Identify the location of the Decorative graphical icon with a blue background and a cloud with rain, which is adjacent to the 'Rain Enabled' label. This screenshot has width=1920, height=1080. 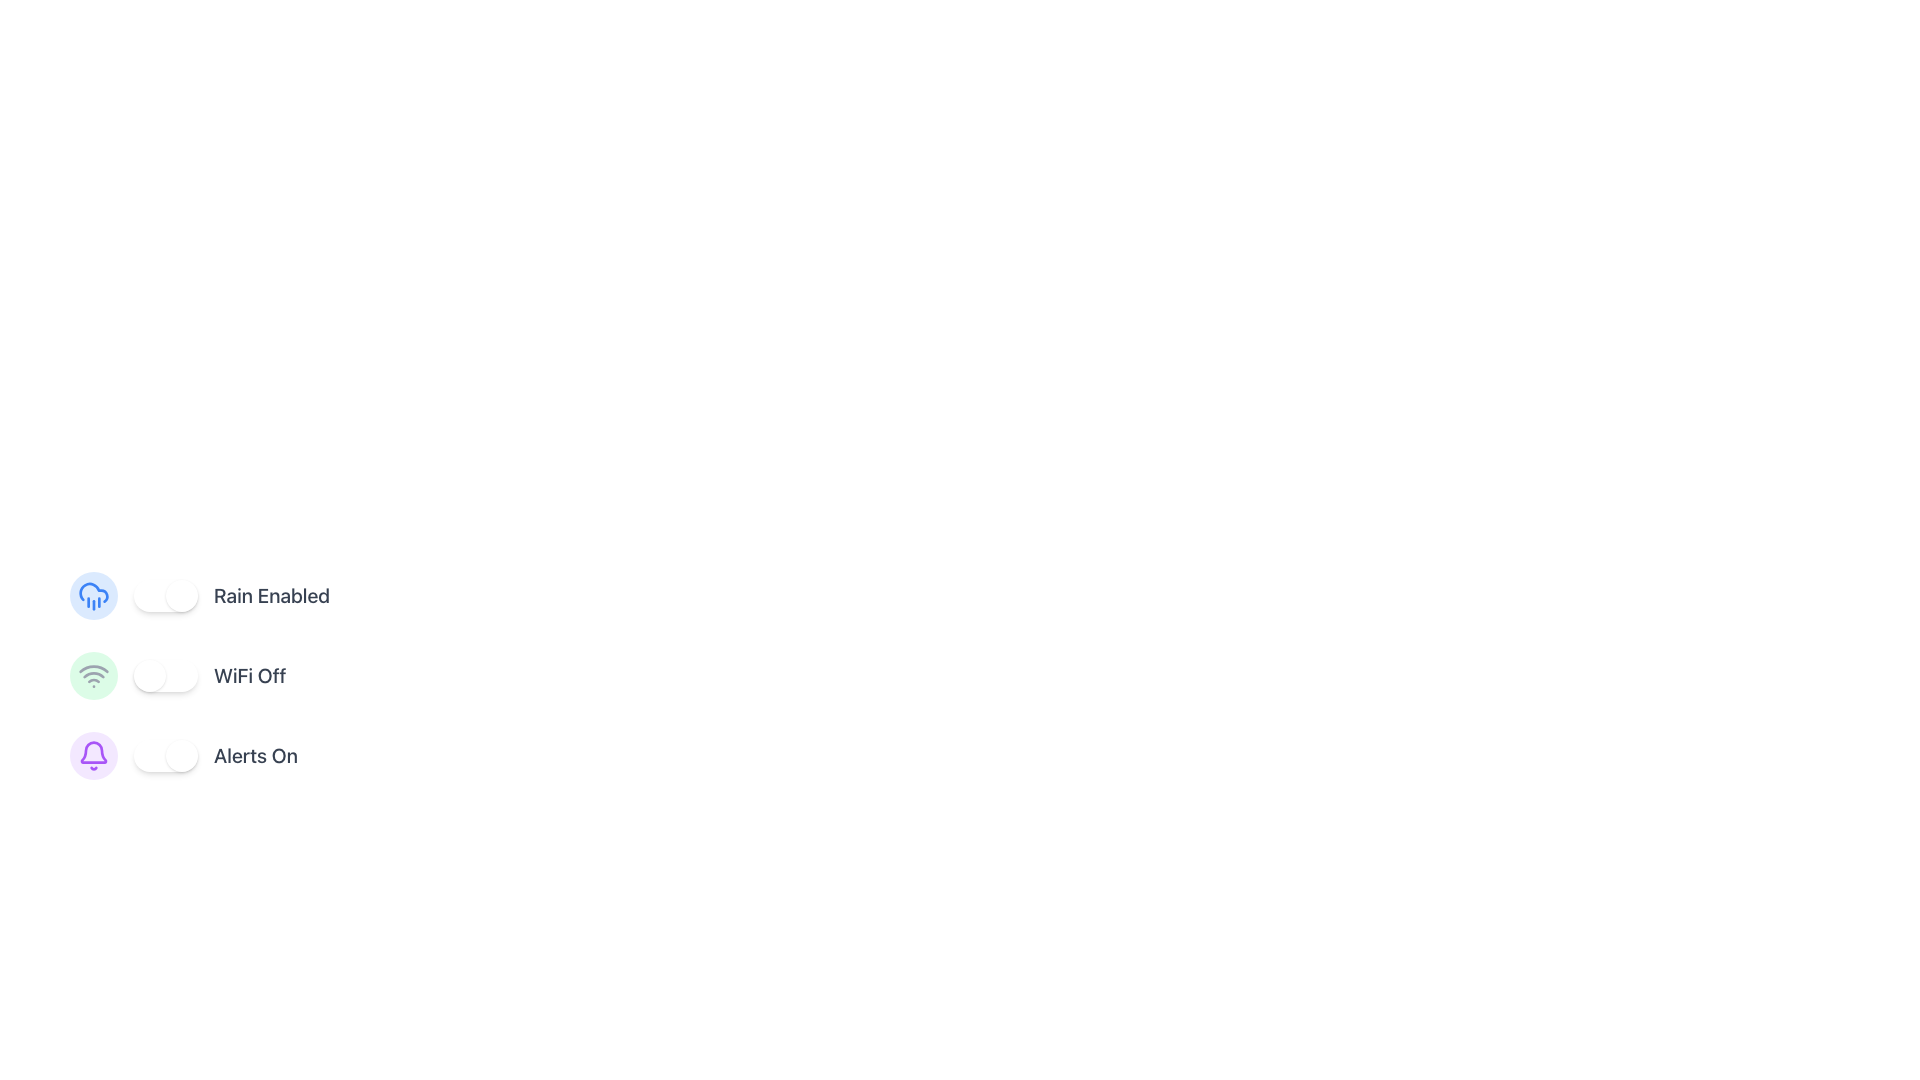
(93, 595).